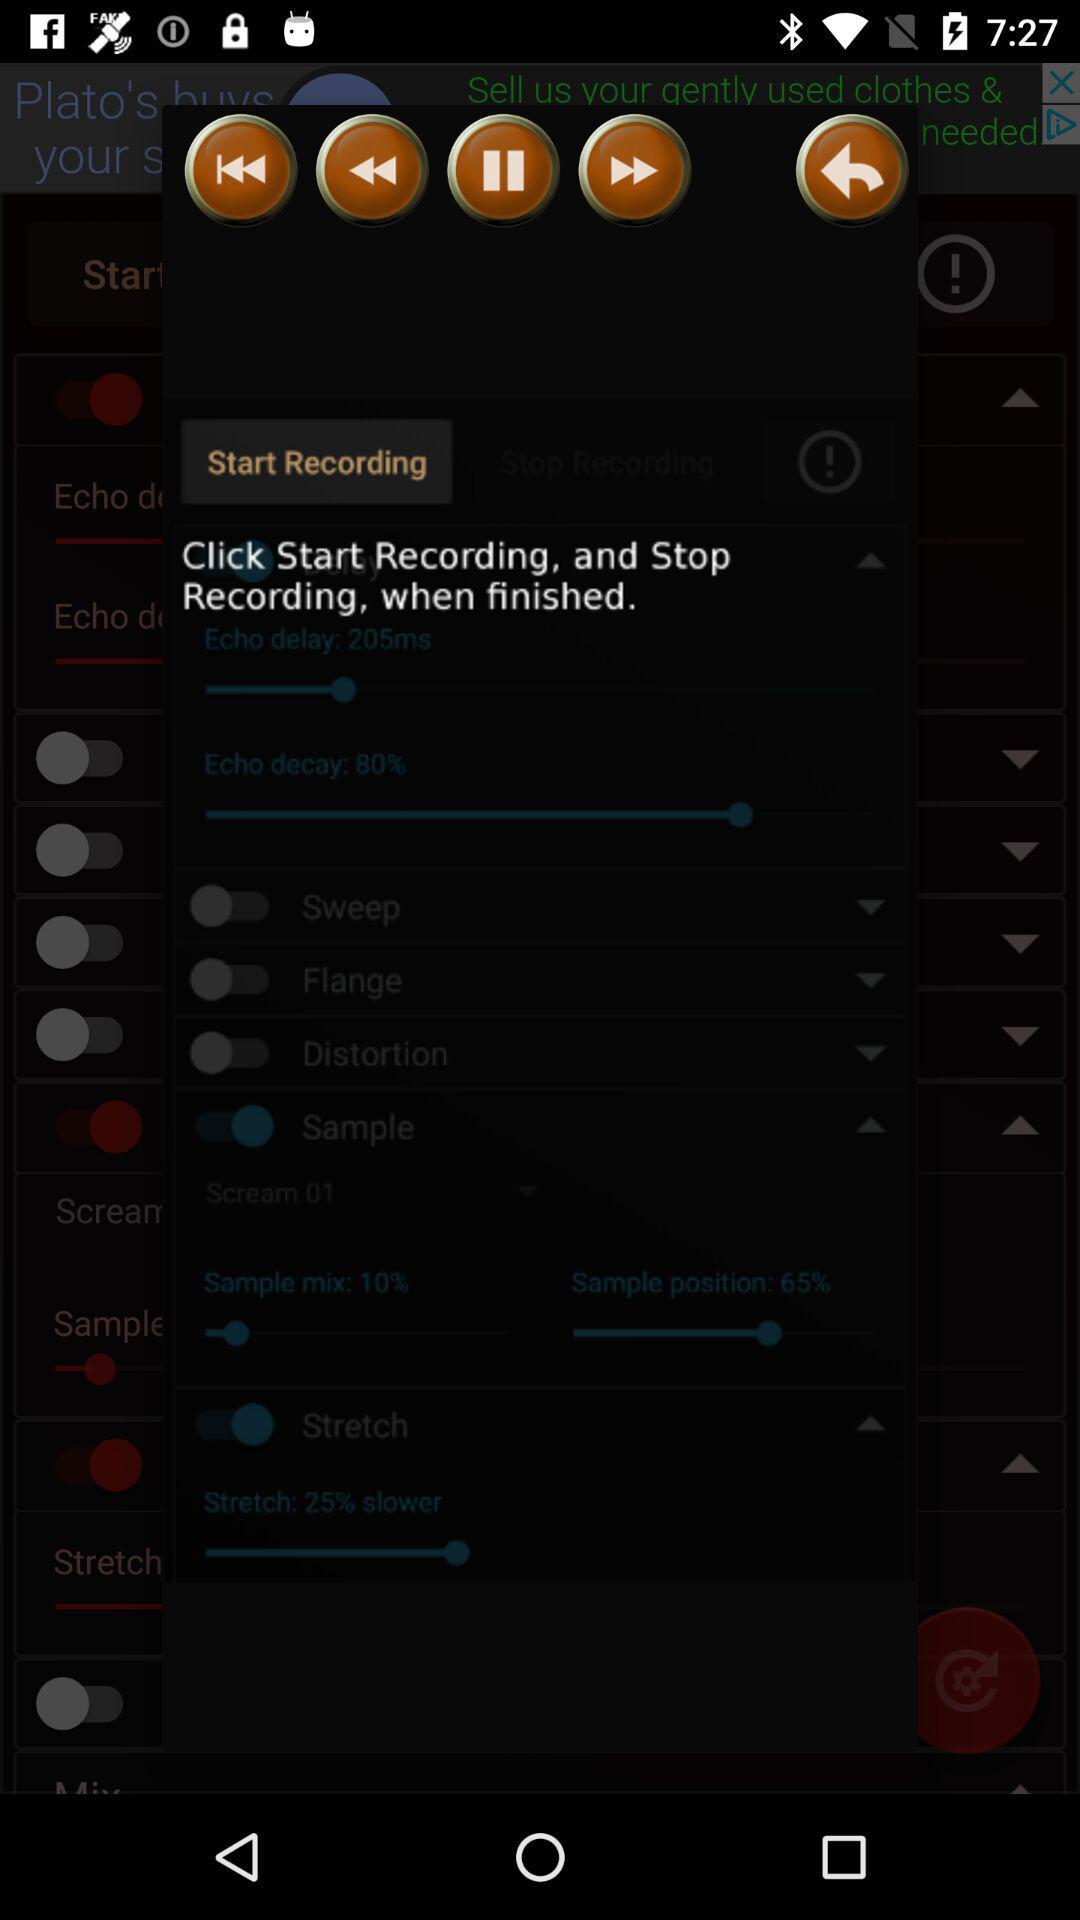  Describe the element at coordinates (240, 170) in the screenshot. I see `the item at the top left corner` at that location.